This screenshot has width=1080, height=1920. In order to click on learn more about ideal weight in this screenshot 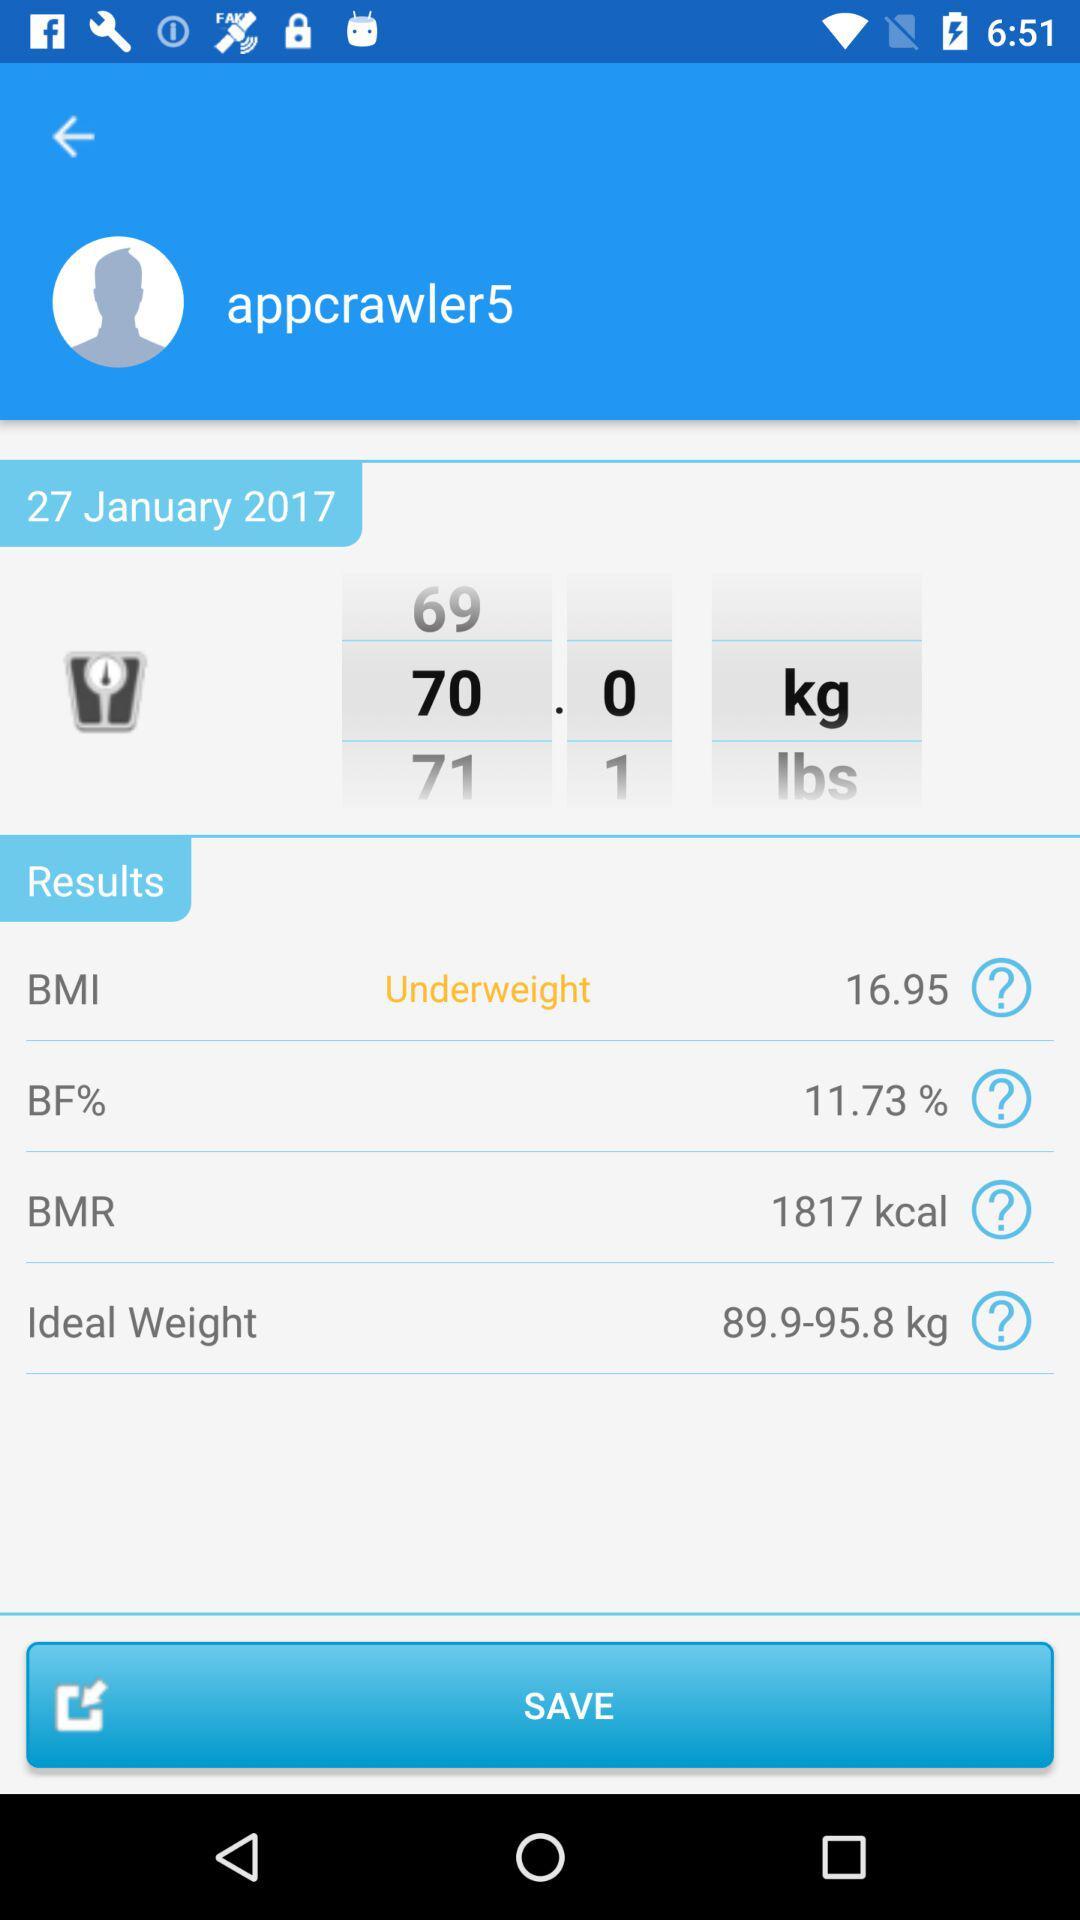, I will do `click(1001, 1320)`.